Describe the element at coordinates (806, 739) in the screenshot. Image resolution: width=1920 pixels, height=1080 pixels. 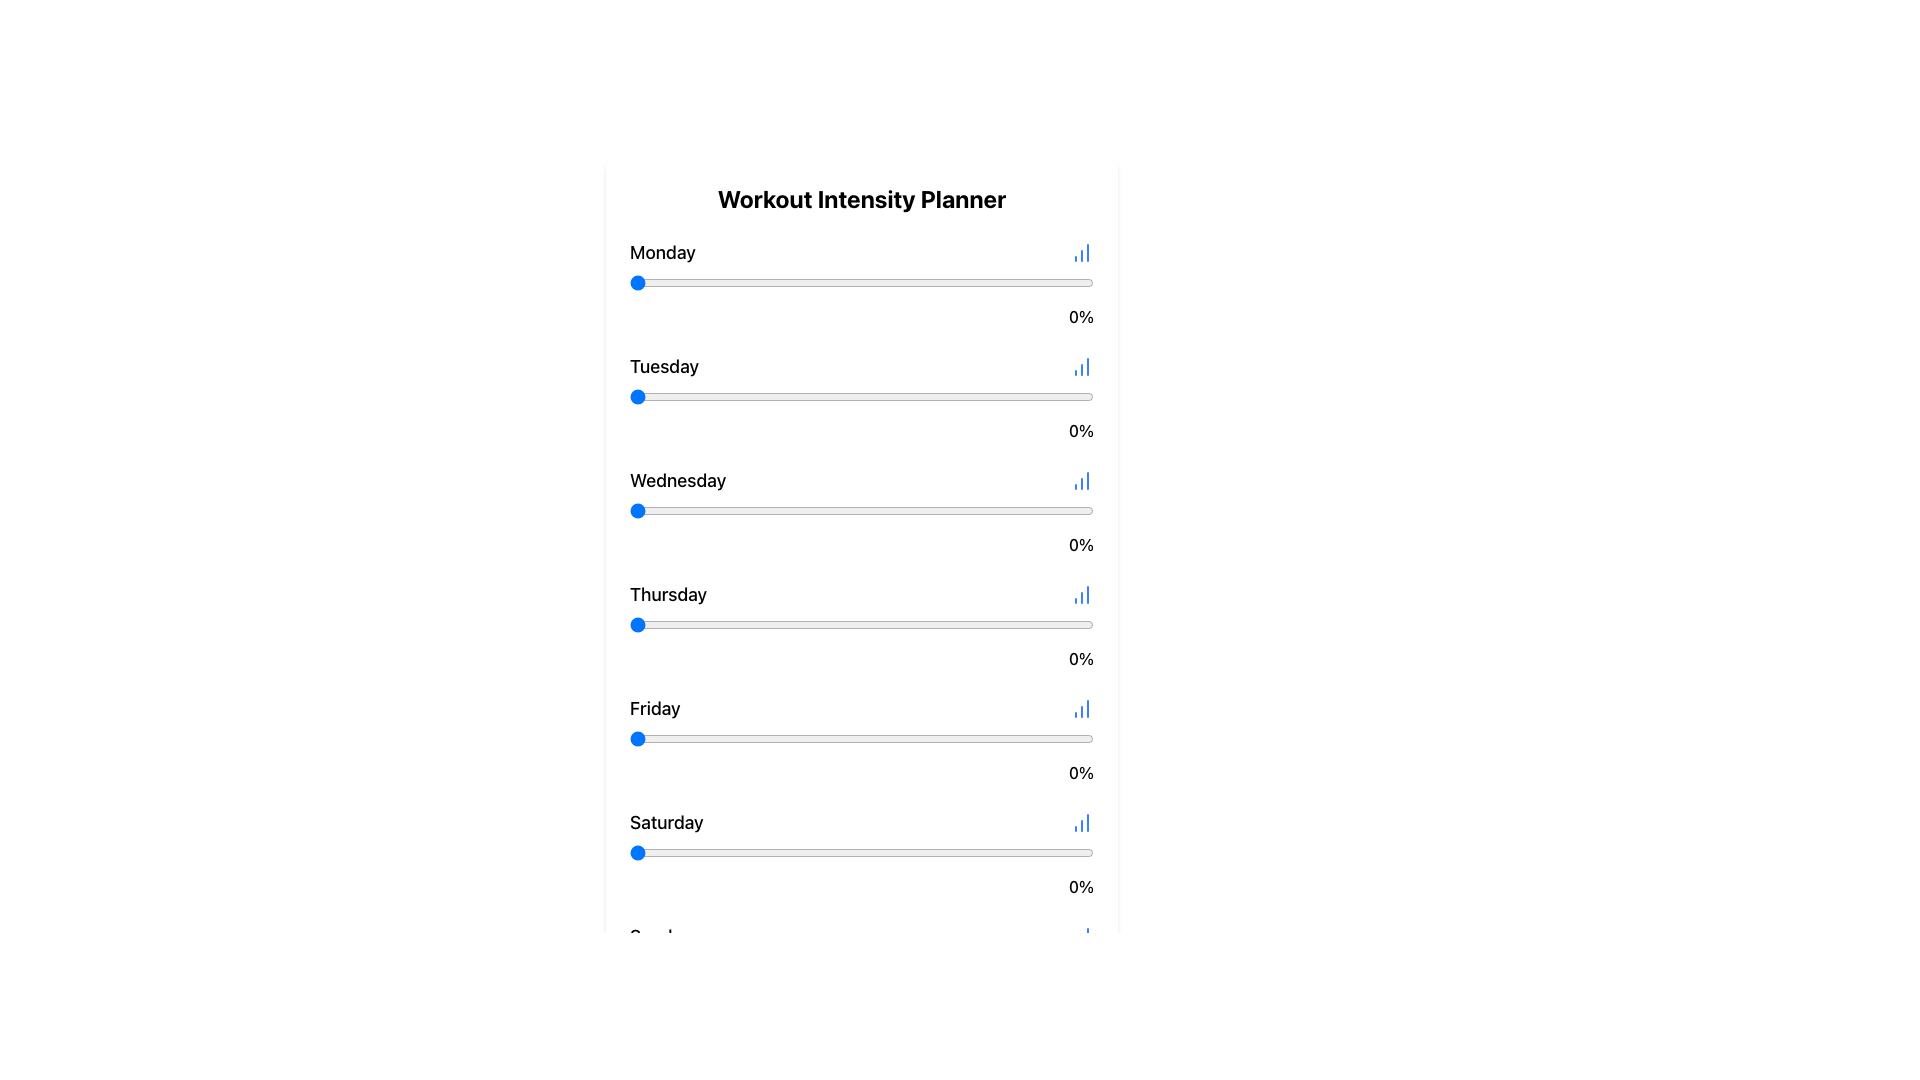
I see `the Friday intensity` at that location.